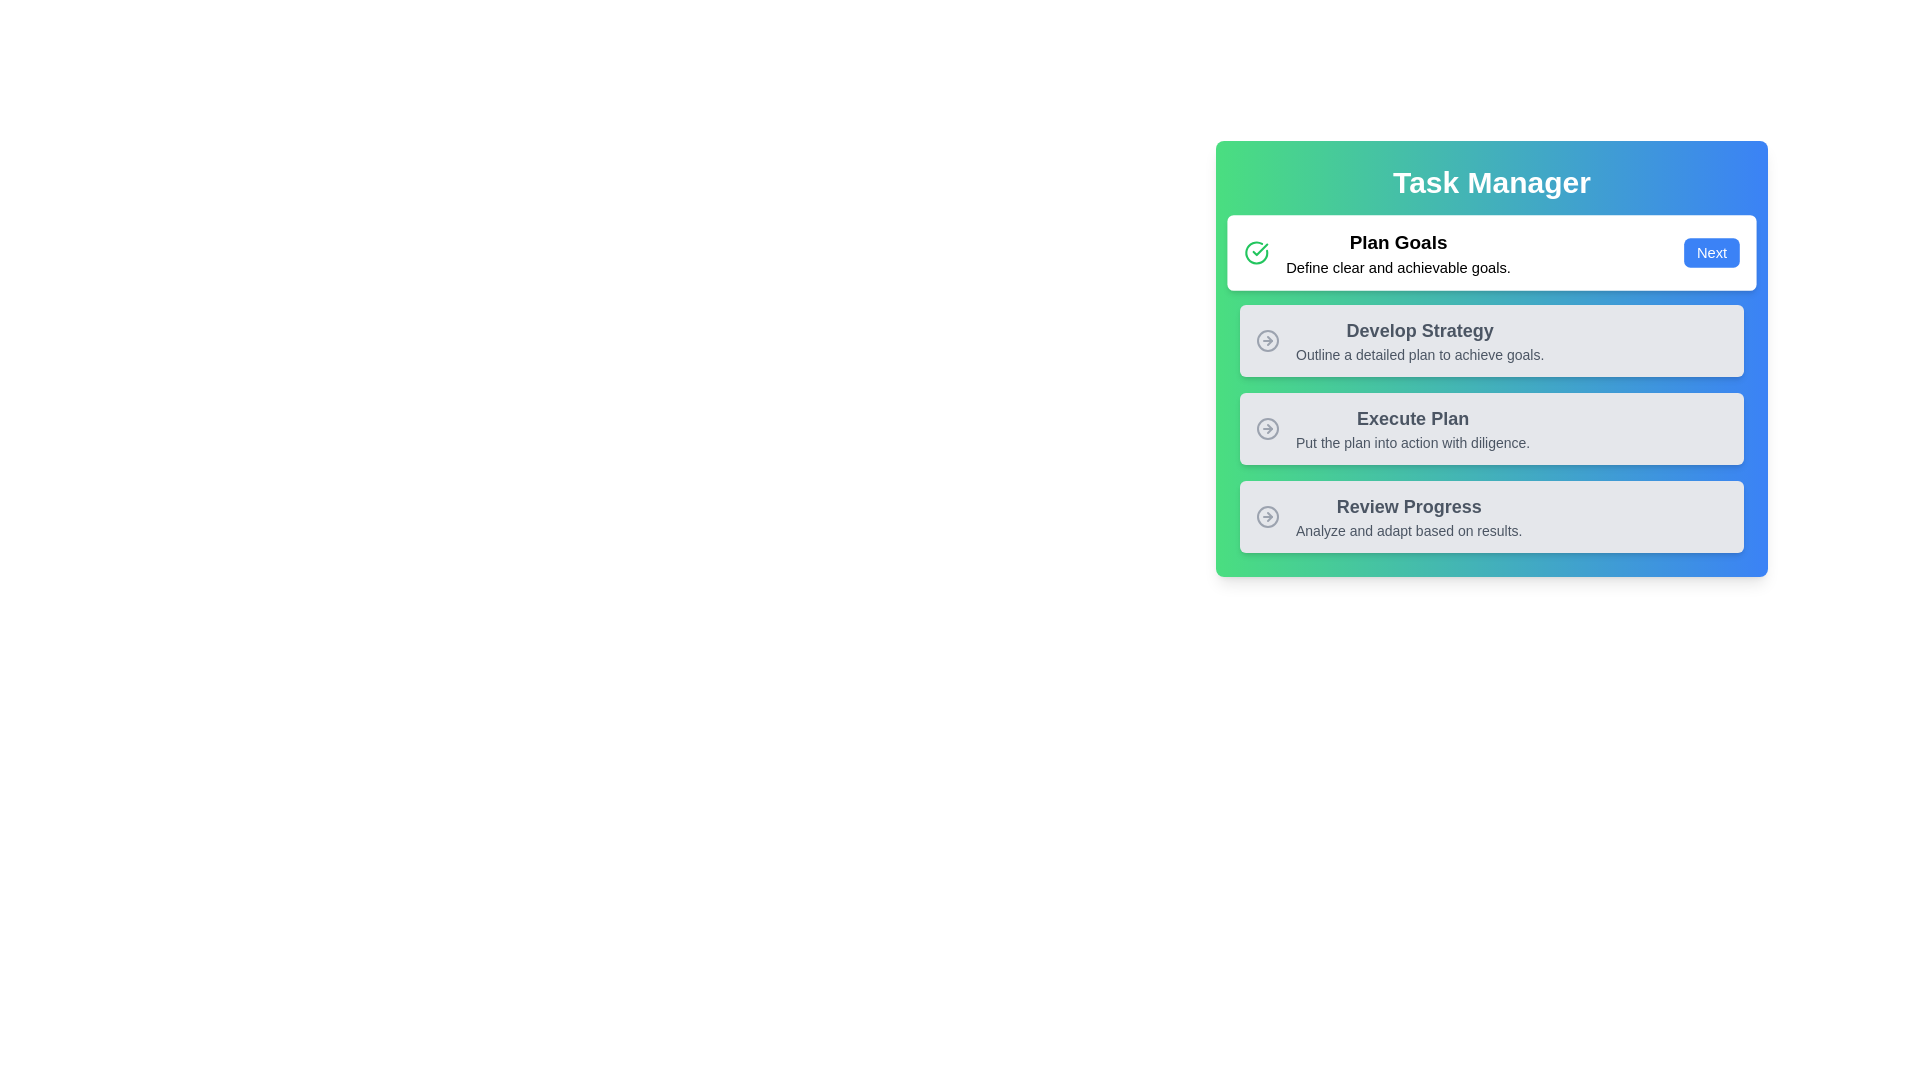 Image resolution: width=1920 pixels, height=1080 pixels. I want to click on the text element styled in a smaller font size that reads 'Put the plan into action with diligence.' located beneath the 'Execute Plan' heading in the 'Task Manager' card interface, so click(1412, 442).